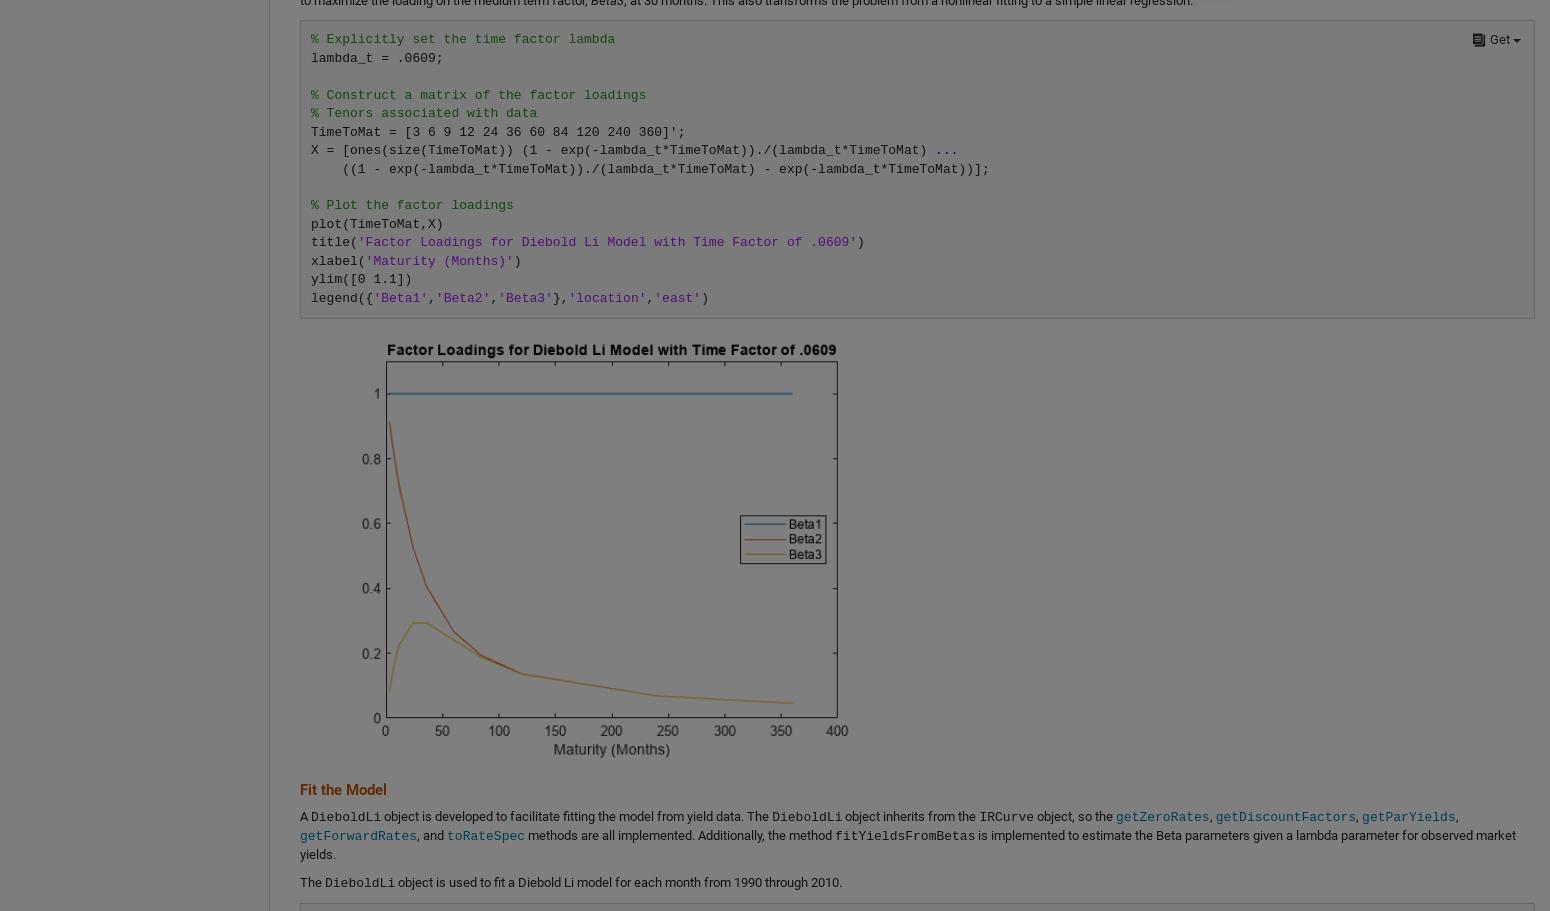 This screenshot has height=911, width=1550. What do you see at coordinates (1161, 816) in the screenshot?
I see `'getZeroRates'` at bounding box center [1161, 816].